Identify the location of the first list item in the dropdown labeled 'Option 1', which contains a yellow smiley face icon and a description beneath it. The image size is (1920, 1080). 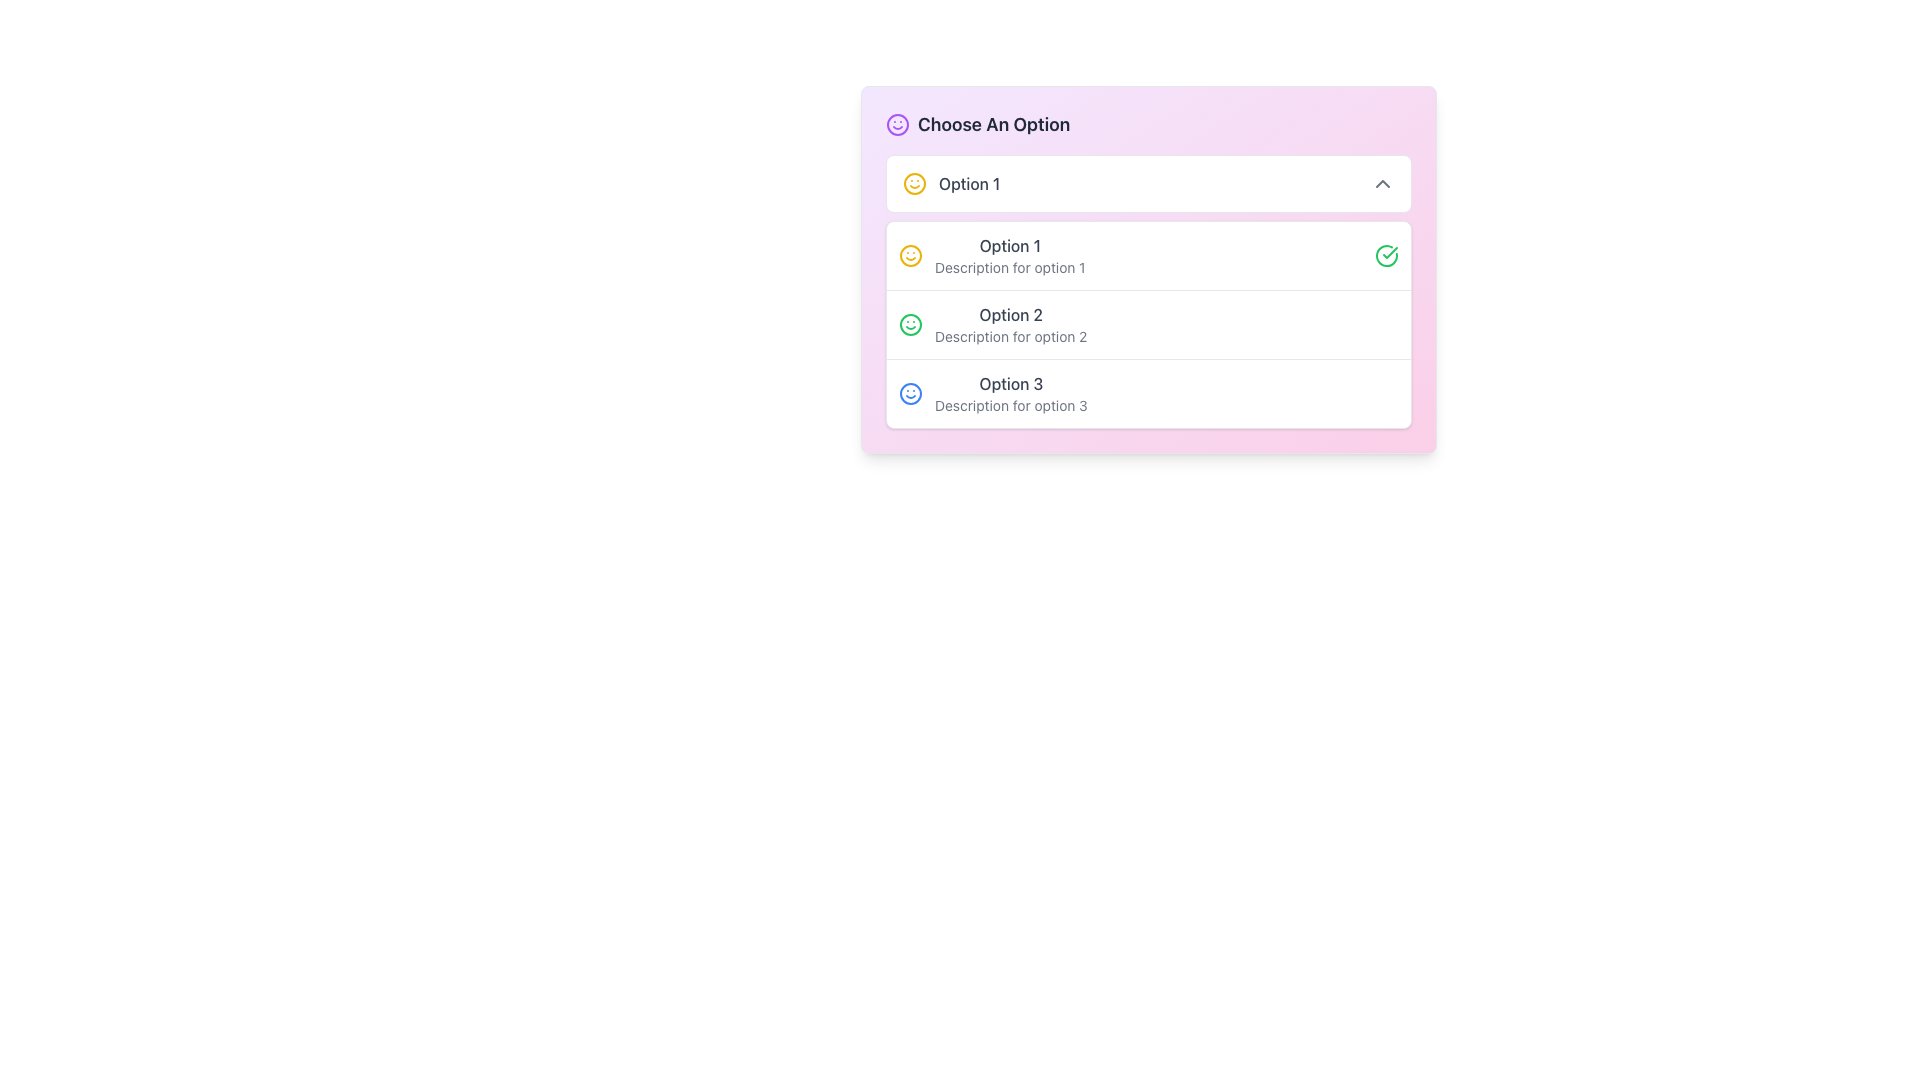
(992, 254).